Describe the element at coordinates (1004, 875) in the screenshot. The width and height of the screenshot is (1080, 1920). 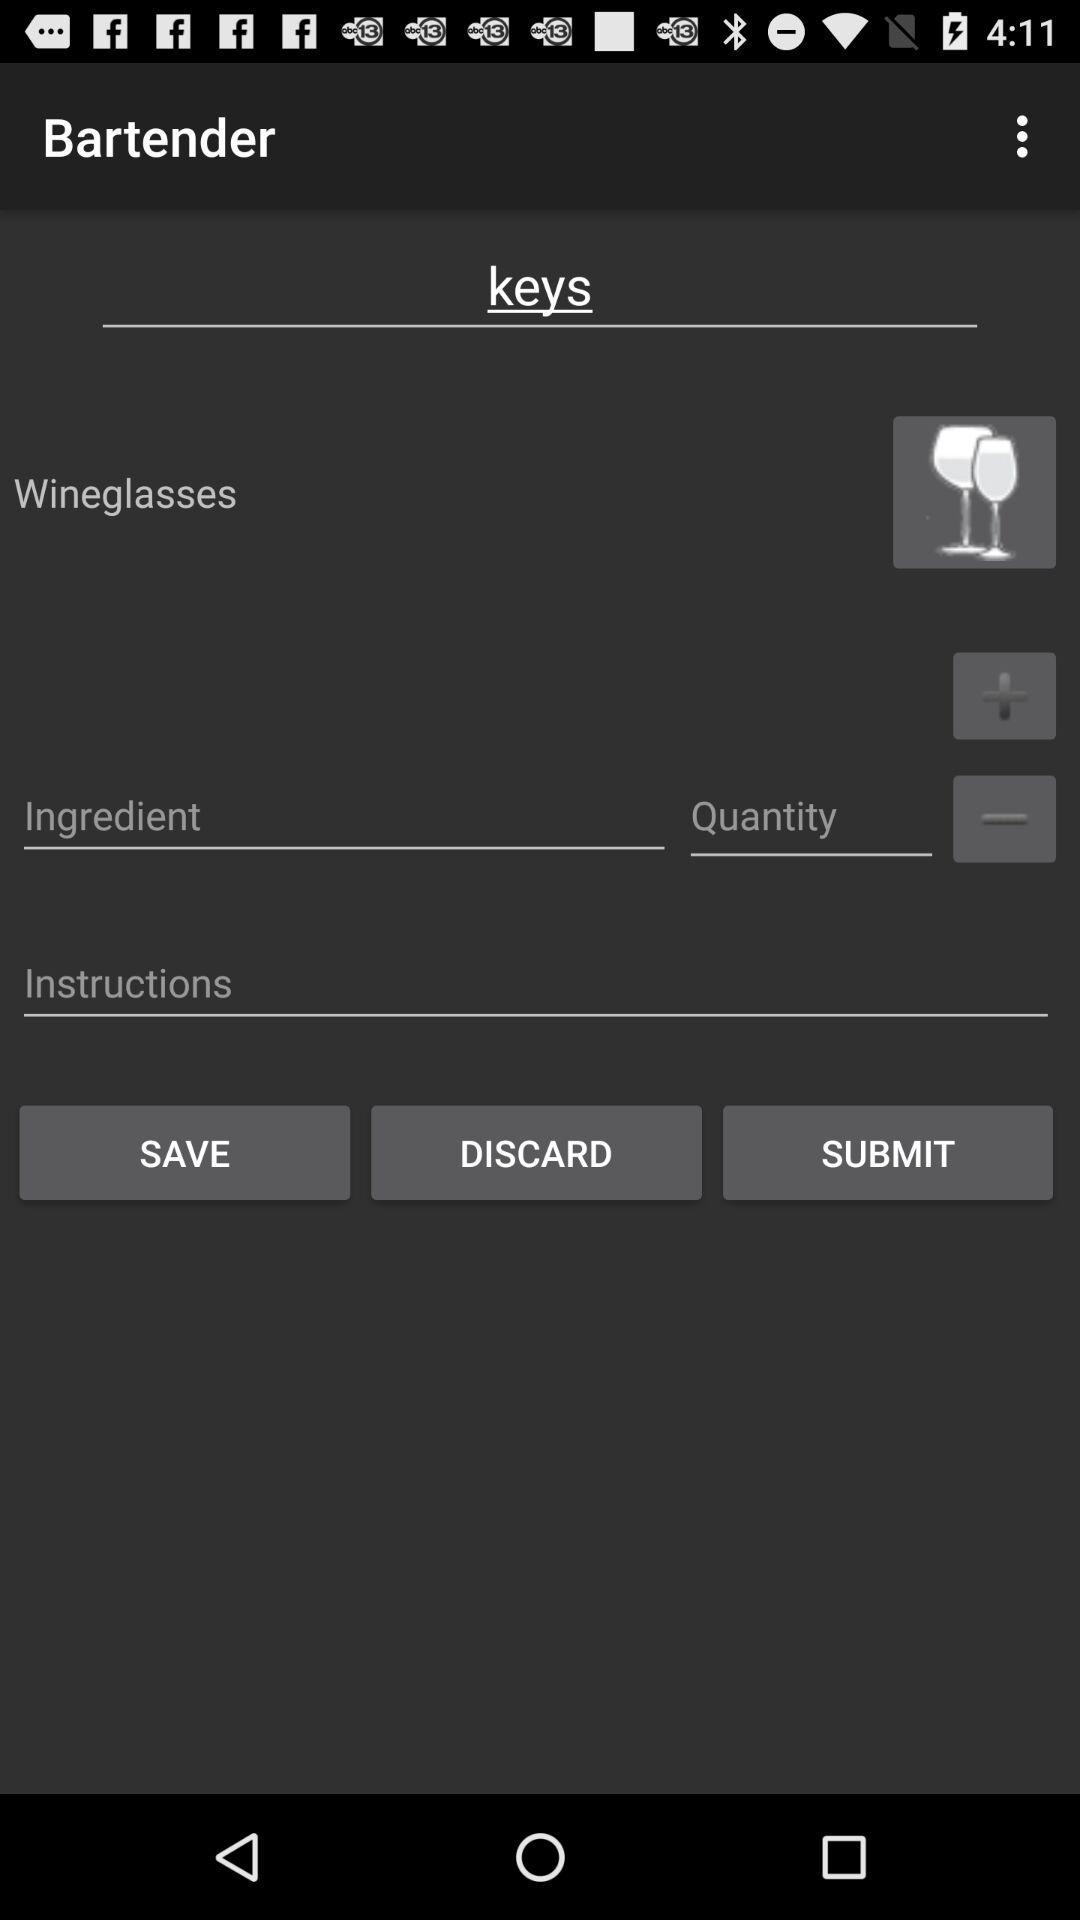
I see `the minus icon` at that location.